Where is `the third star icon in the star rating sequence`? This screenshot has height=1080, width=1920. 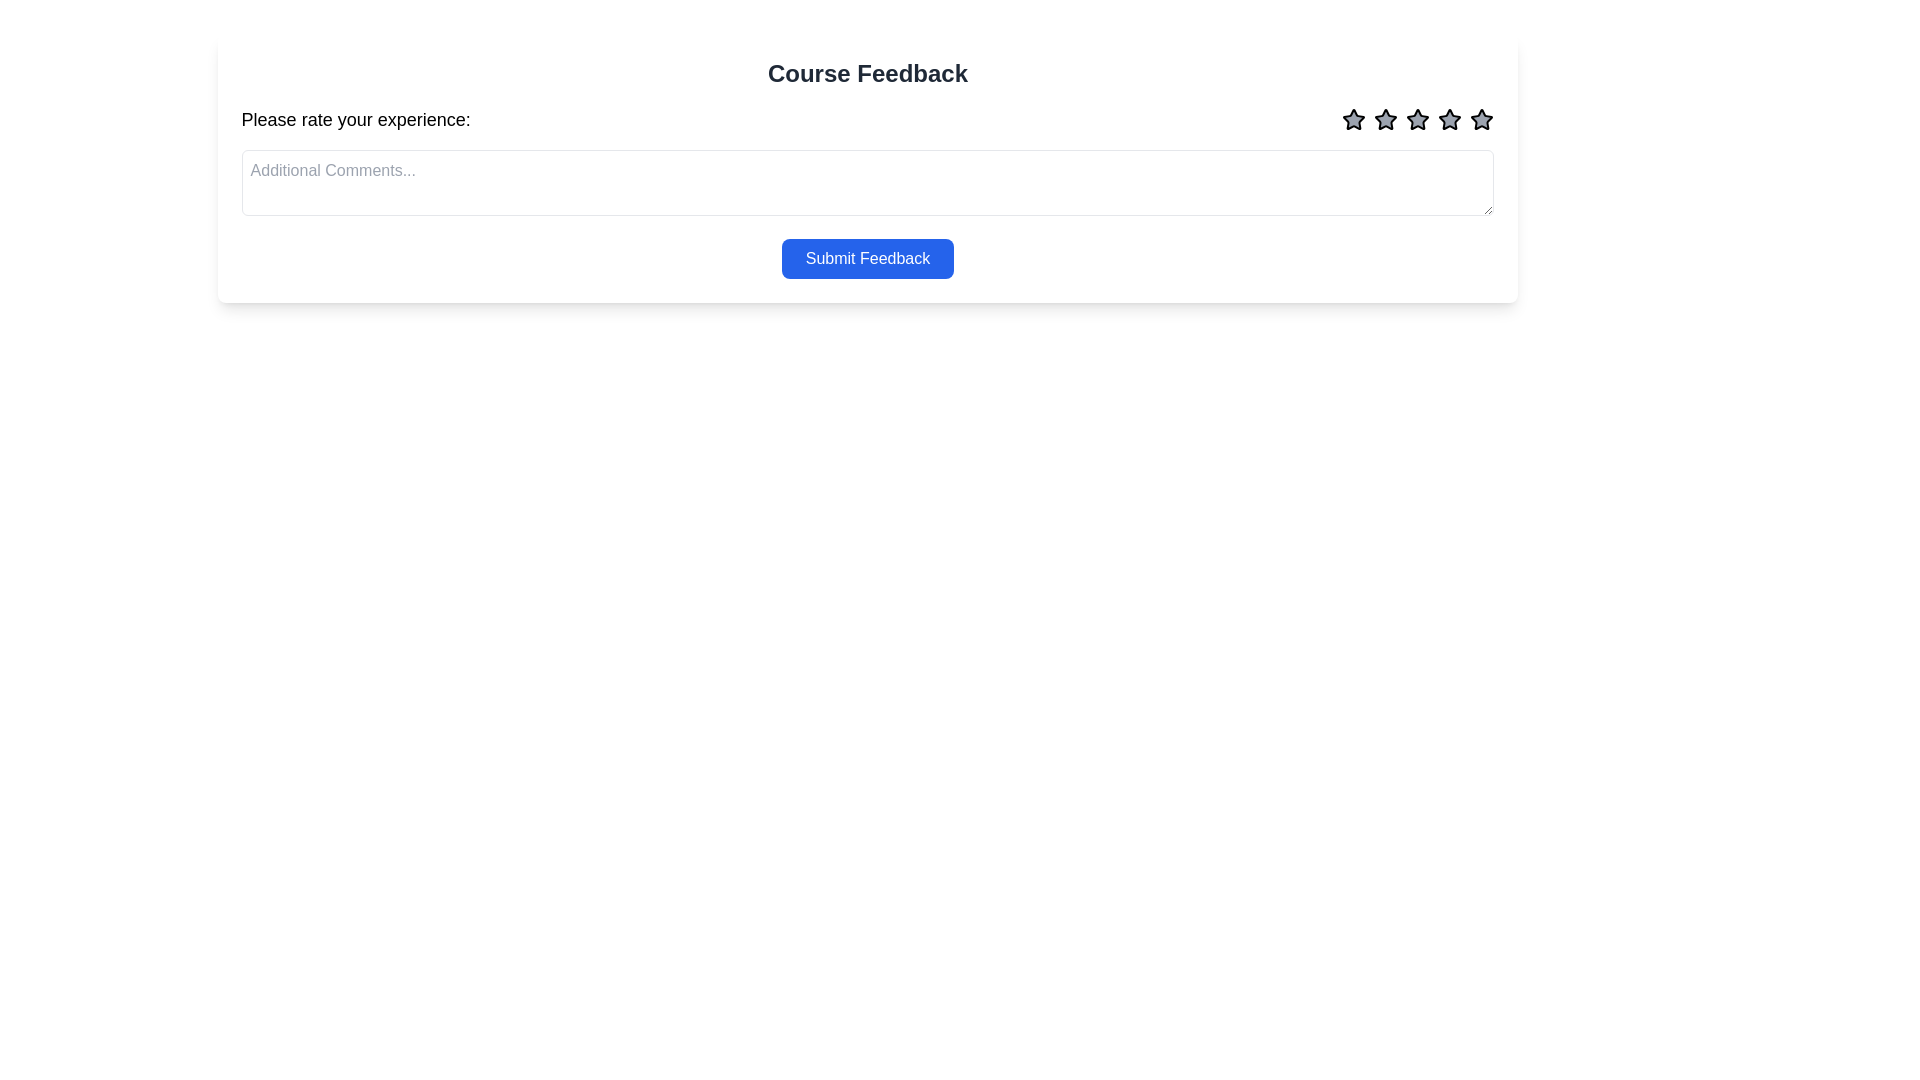
the third star icon in the star rating sequence is located at coordinates (1385, 119).